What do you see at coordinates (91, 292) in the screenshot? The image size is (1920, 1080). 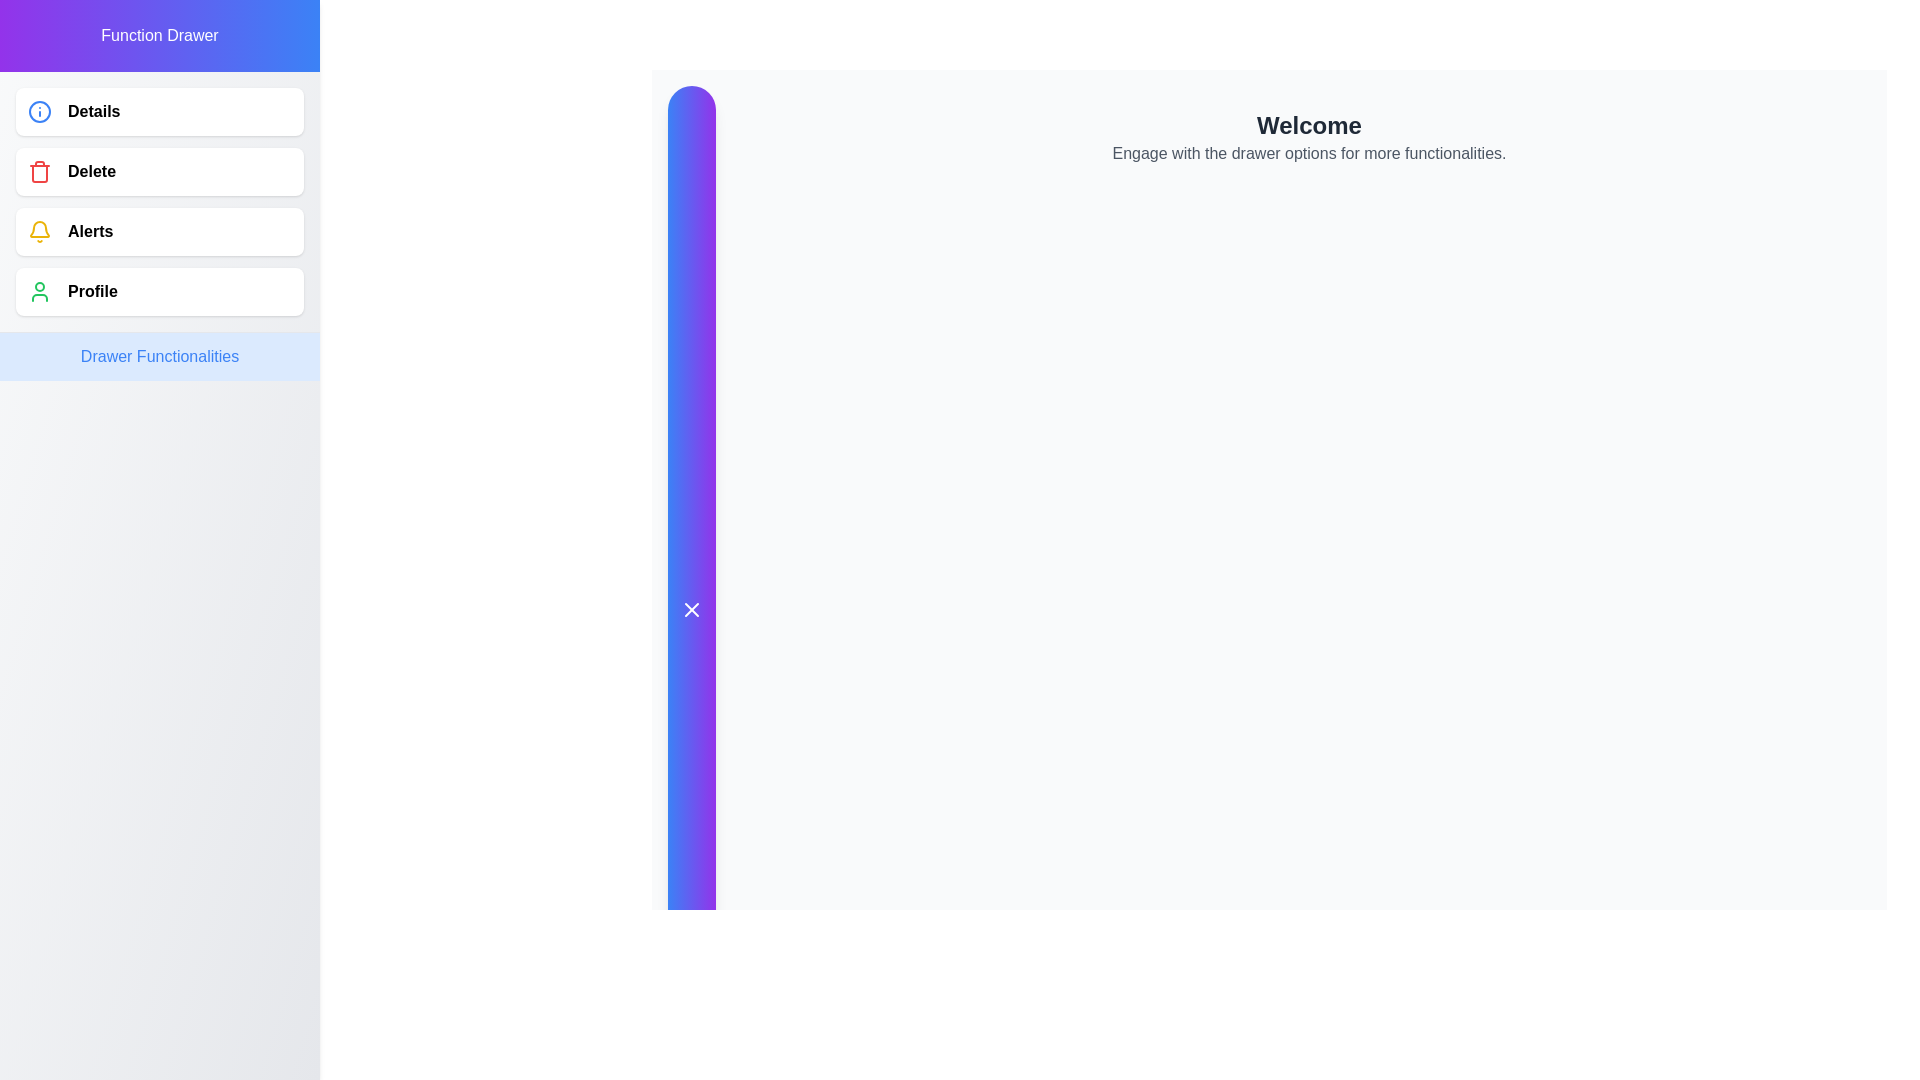 I see `the 'Profile' text label within the clickable button located in the fourth position of the vertical list in the left-hand side menu` at bounding box center [91, 292].